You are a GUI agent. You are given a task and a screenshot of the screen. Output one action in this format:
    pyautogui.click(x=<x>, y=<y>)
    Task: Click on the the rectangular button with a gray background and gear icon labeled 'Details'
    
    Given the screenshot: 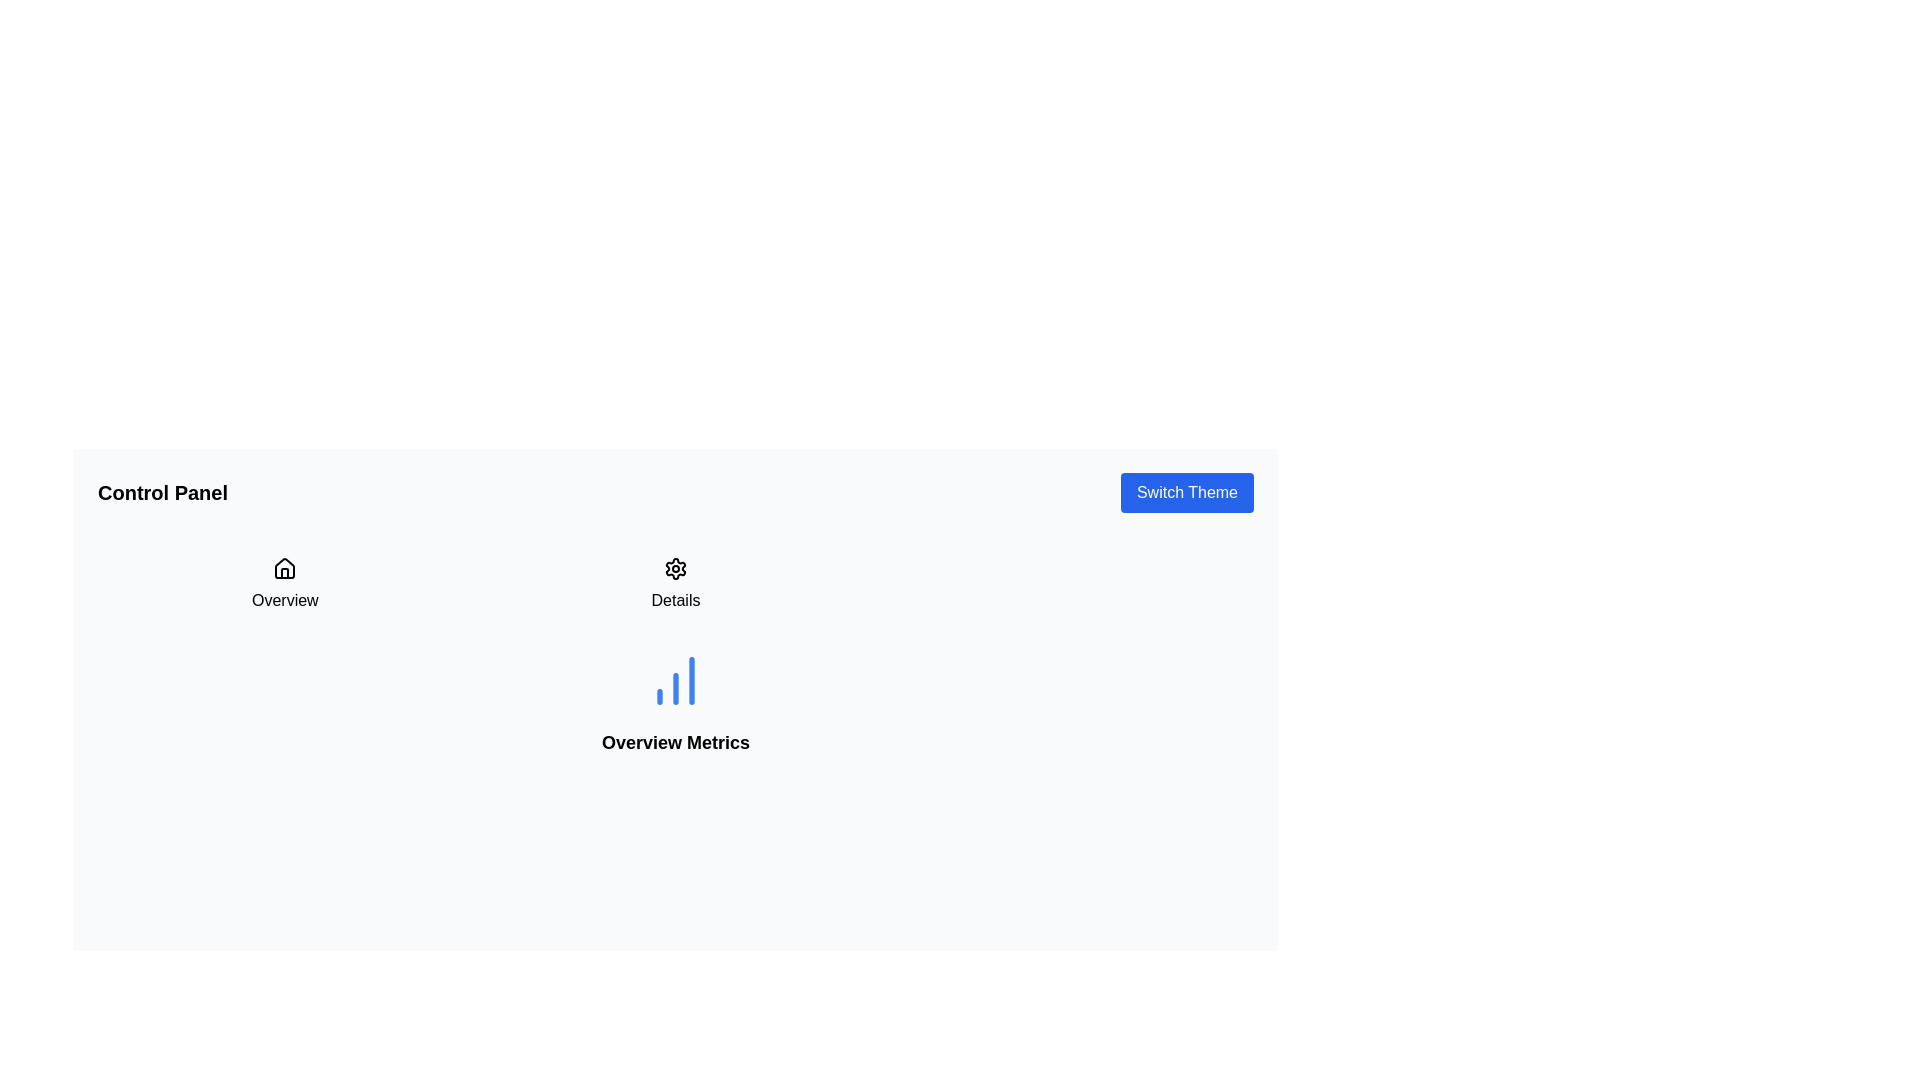 What is the action you would take?
    pyautogui.click(x=676, y=585)
    